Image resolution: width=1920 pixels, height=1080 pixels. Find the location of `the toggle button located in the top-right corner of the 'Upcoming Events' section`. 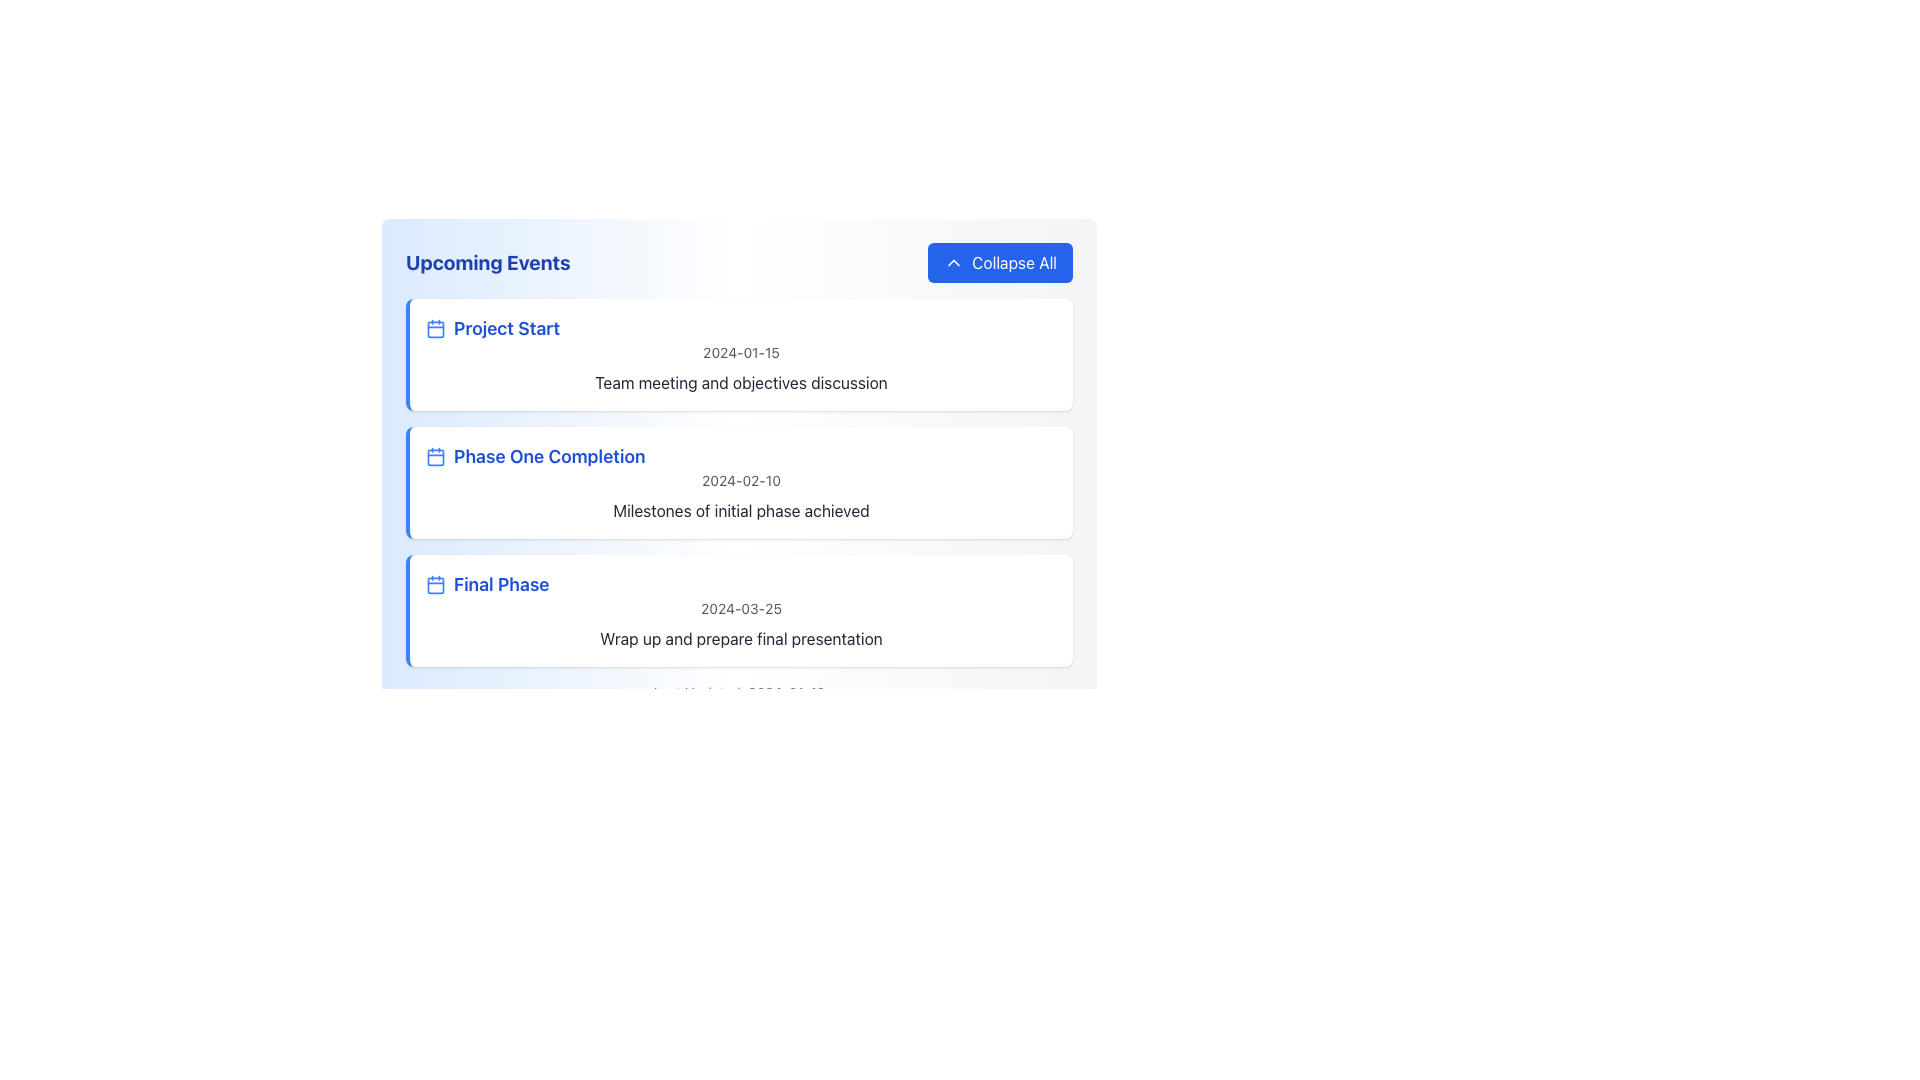

the toggle button located in the top-right corner of the 'Upcoming Events' section is located at coordinates (999, 261).